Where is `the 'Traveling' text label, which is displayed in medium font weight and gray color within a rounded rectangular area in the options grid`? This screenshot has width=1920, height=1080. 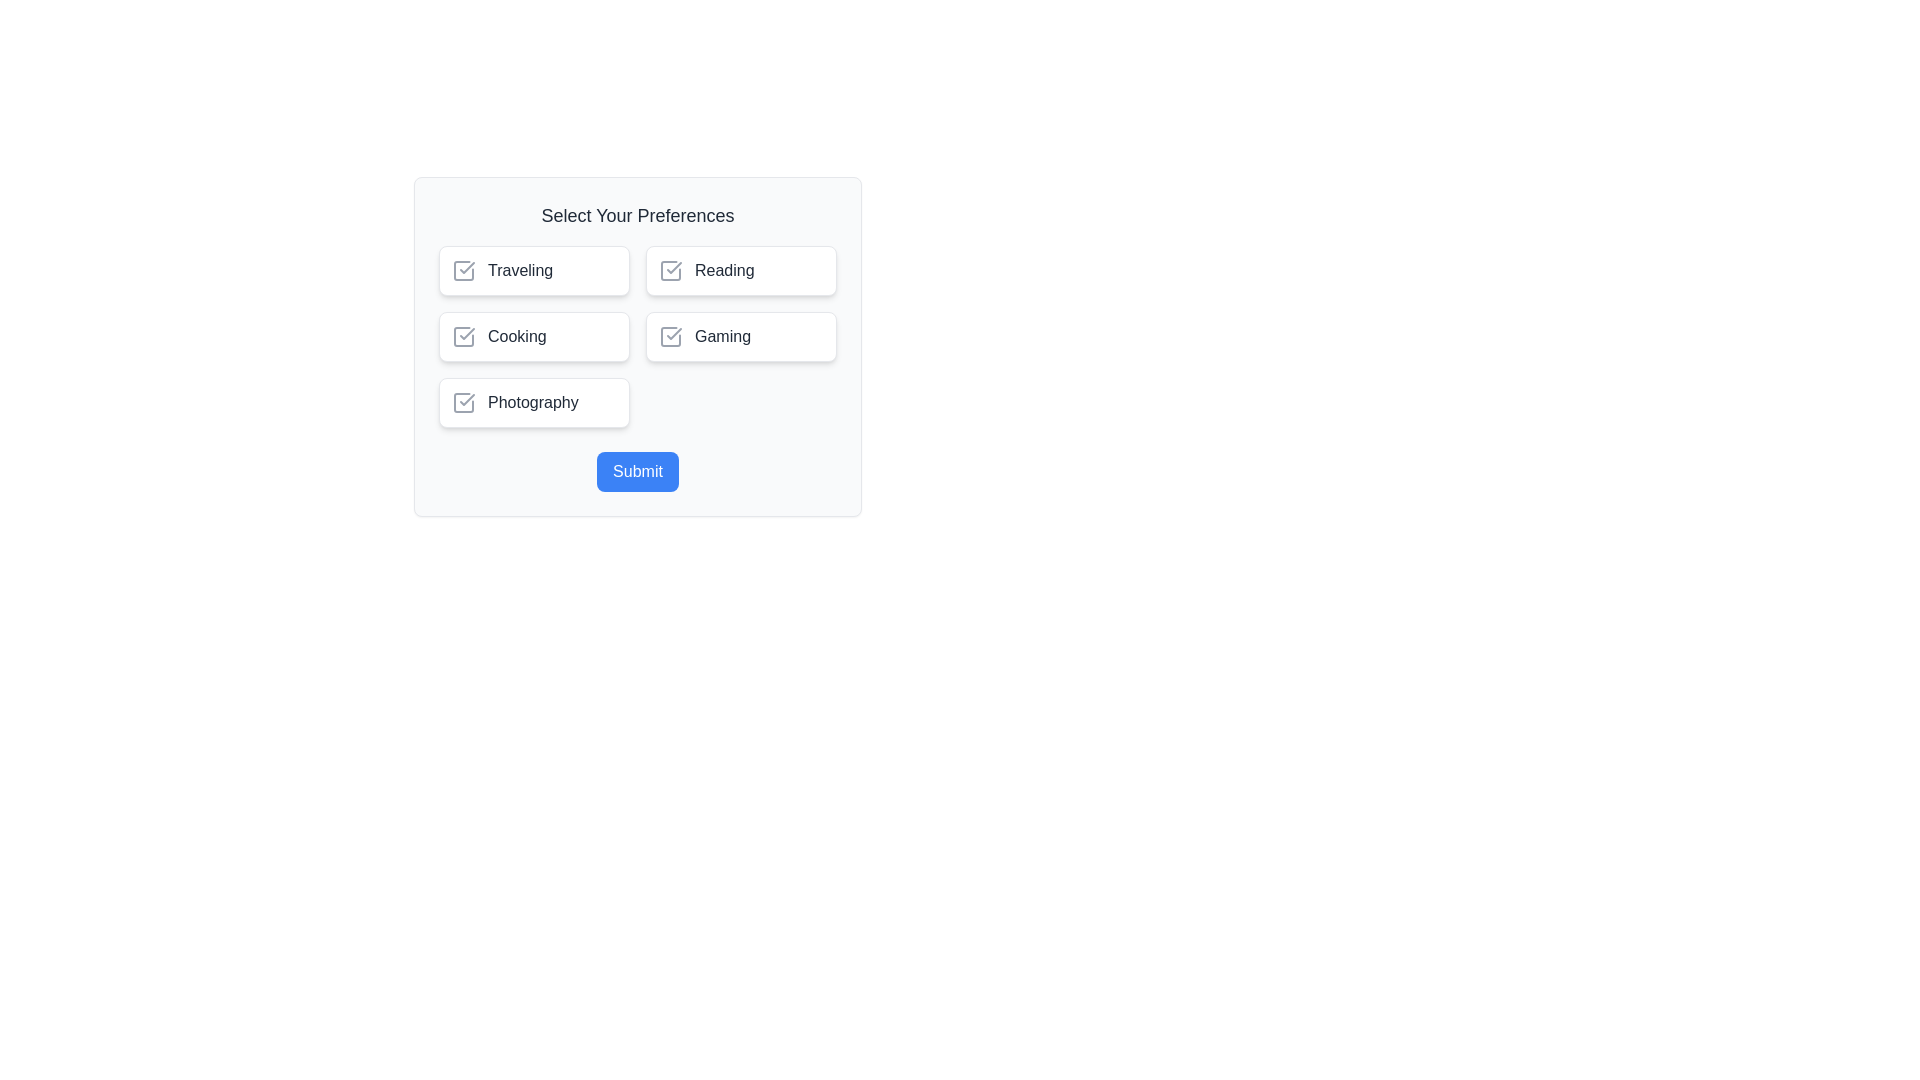 the 'Traveling' text label, which is displayed in medium font weight and gray color within a rounded rectangular area in the options grid is located at coordinates (520, 270).